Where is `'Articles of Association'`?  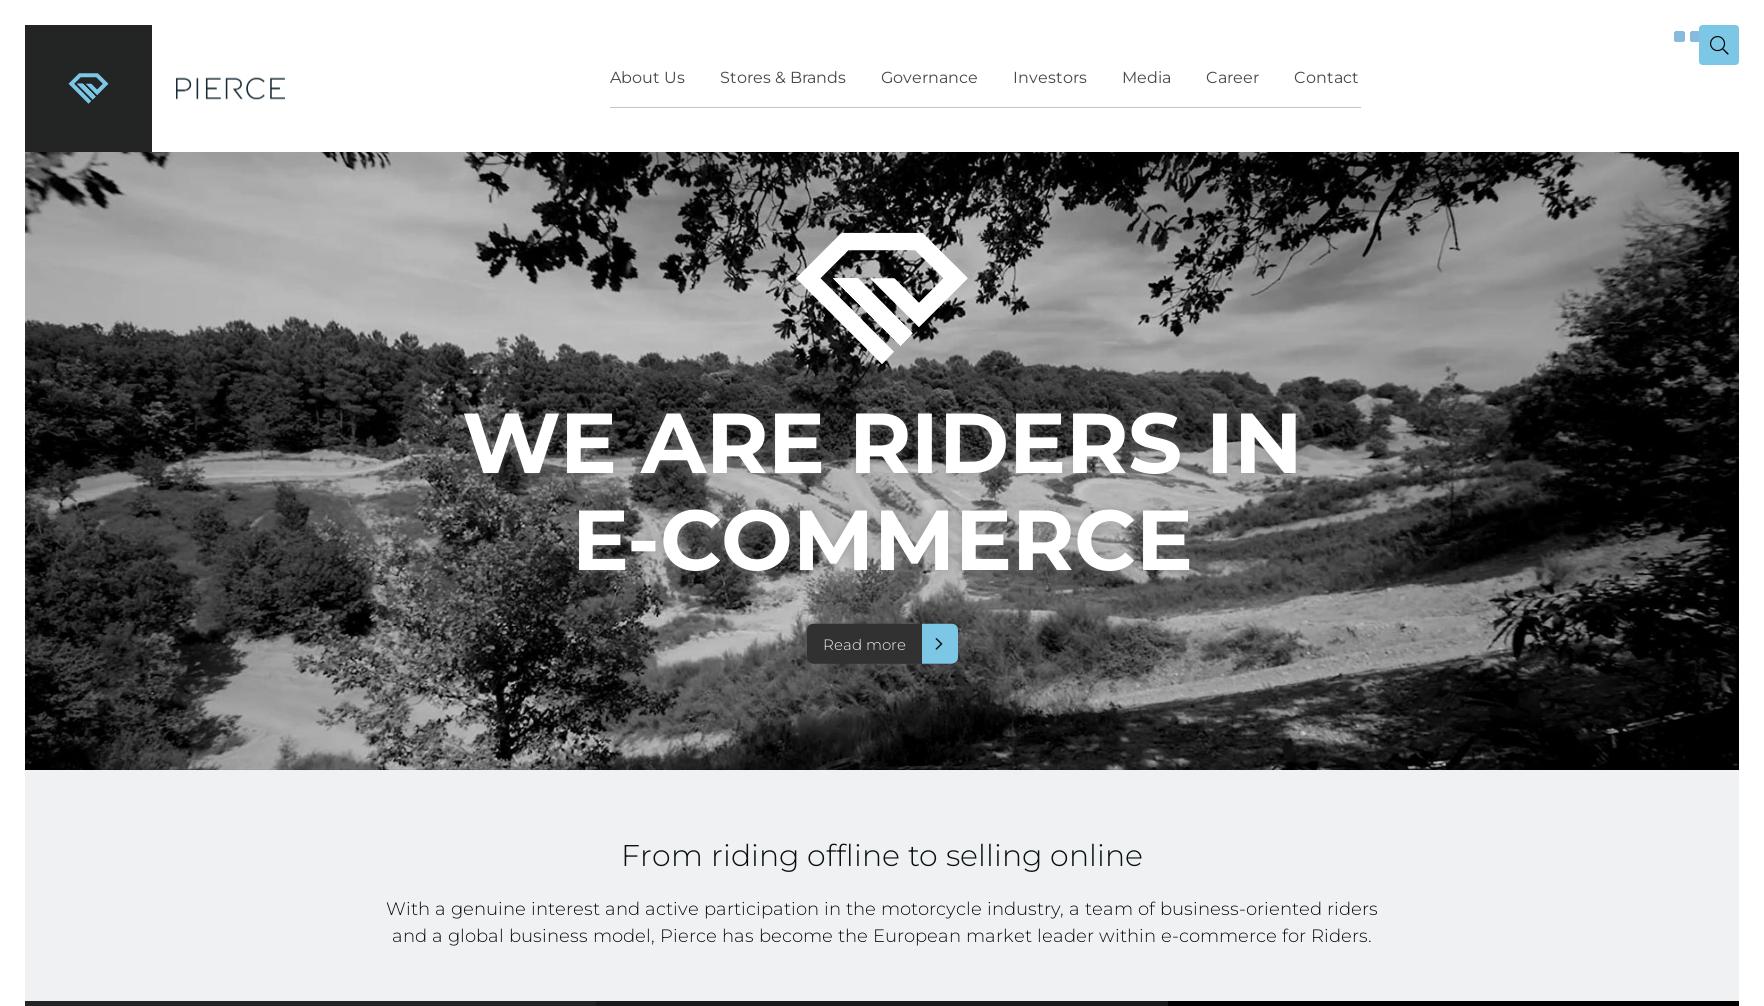
'Articles of Association' is located at coordinates (1189, 286).